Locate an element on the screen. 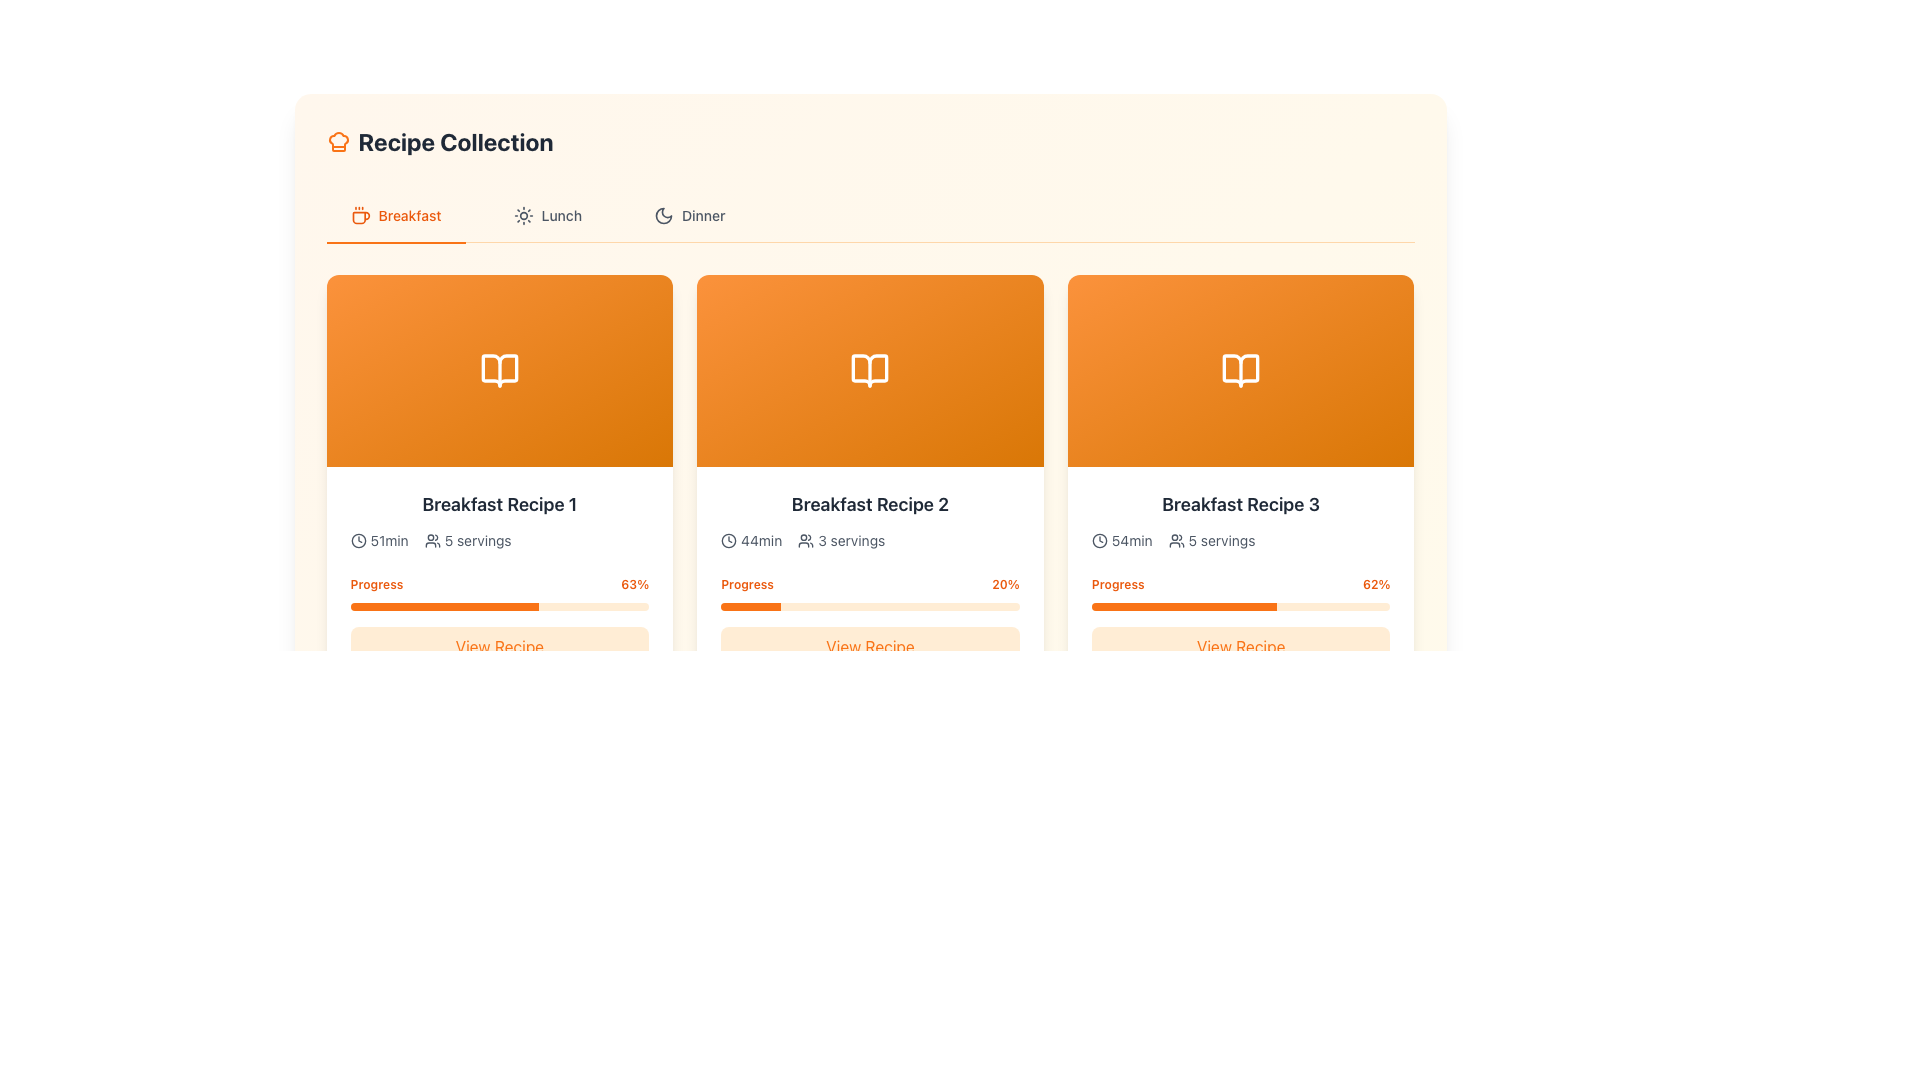  the progress indication on the orange progress bar labeled '20%' within the 'Breakfast Recipe 2' card is located at coordinates (870, 588).